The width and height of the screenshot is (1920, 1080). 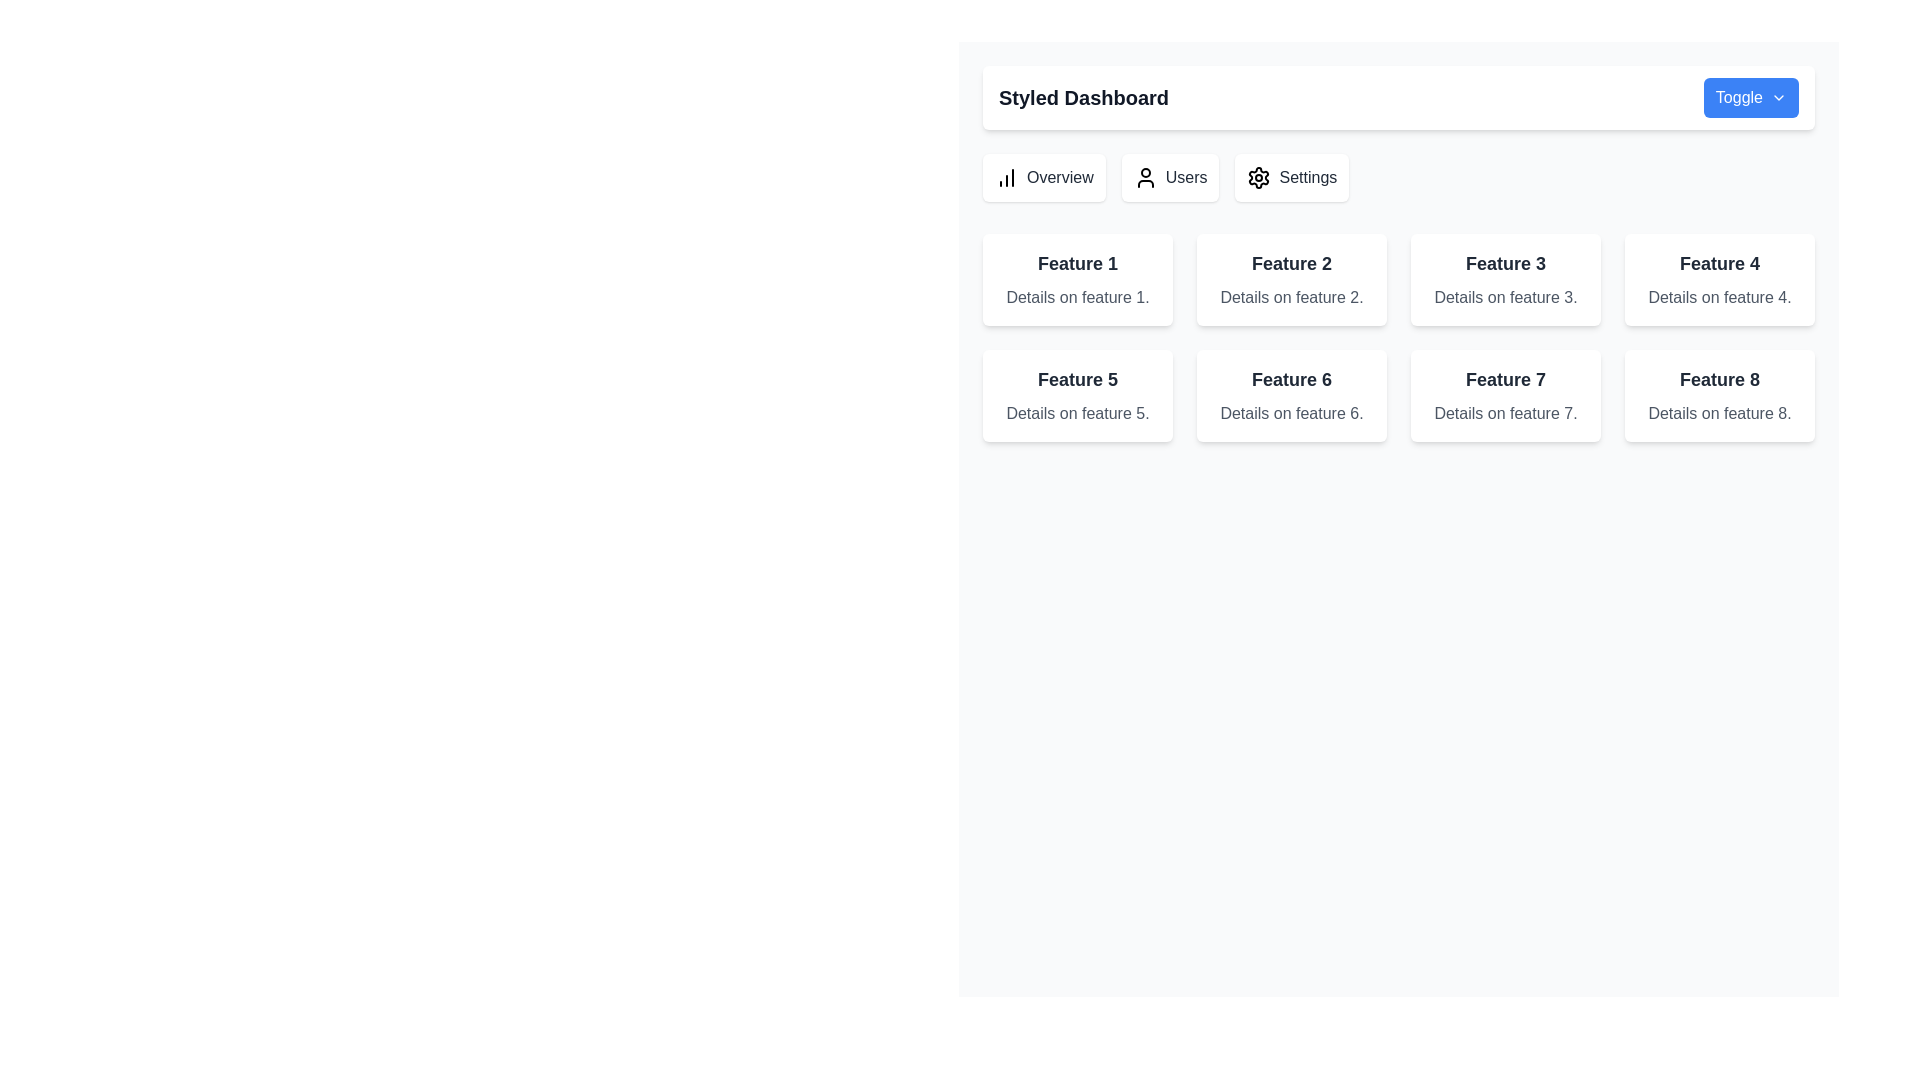 What do you see at coordinates (1170, 176) in the screenshot?
I see `the 'Users' button, which is the second button in a horizontal group of three buttons, located below the header` at bounding box center [1170, 176].